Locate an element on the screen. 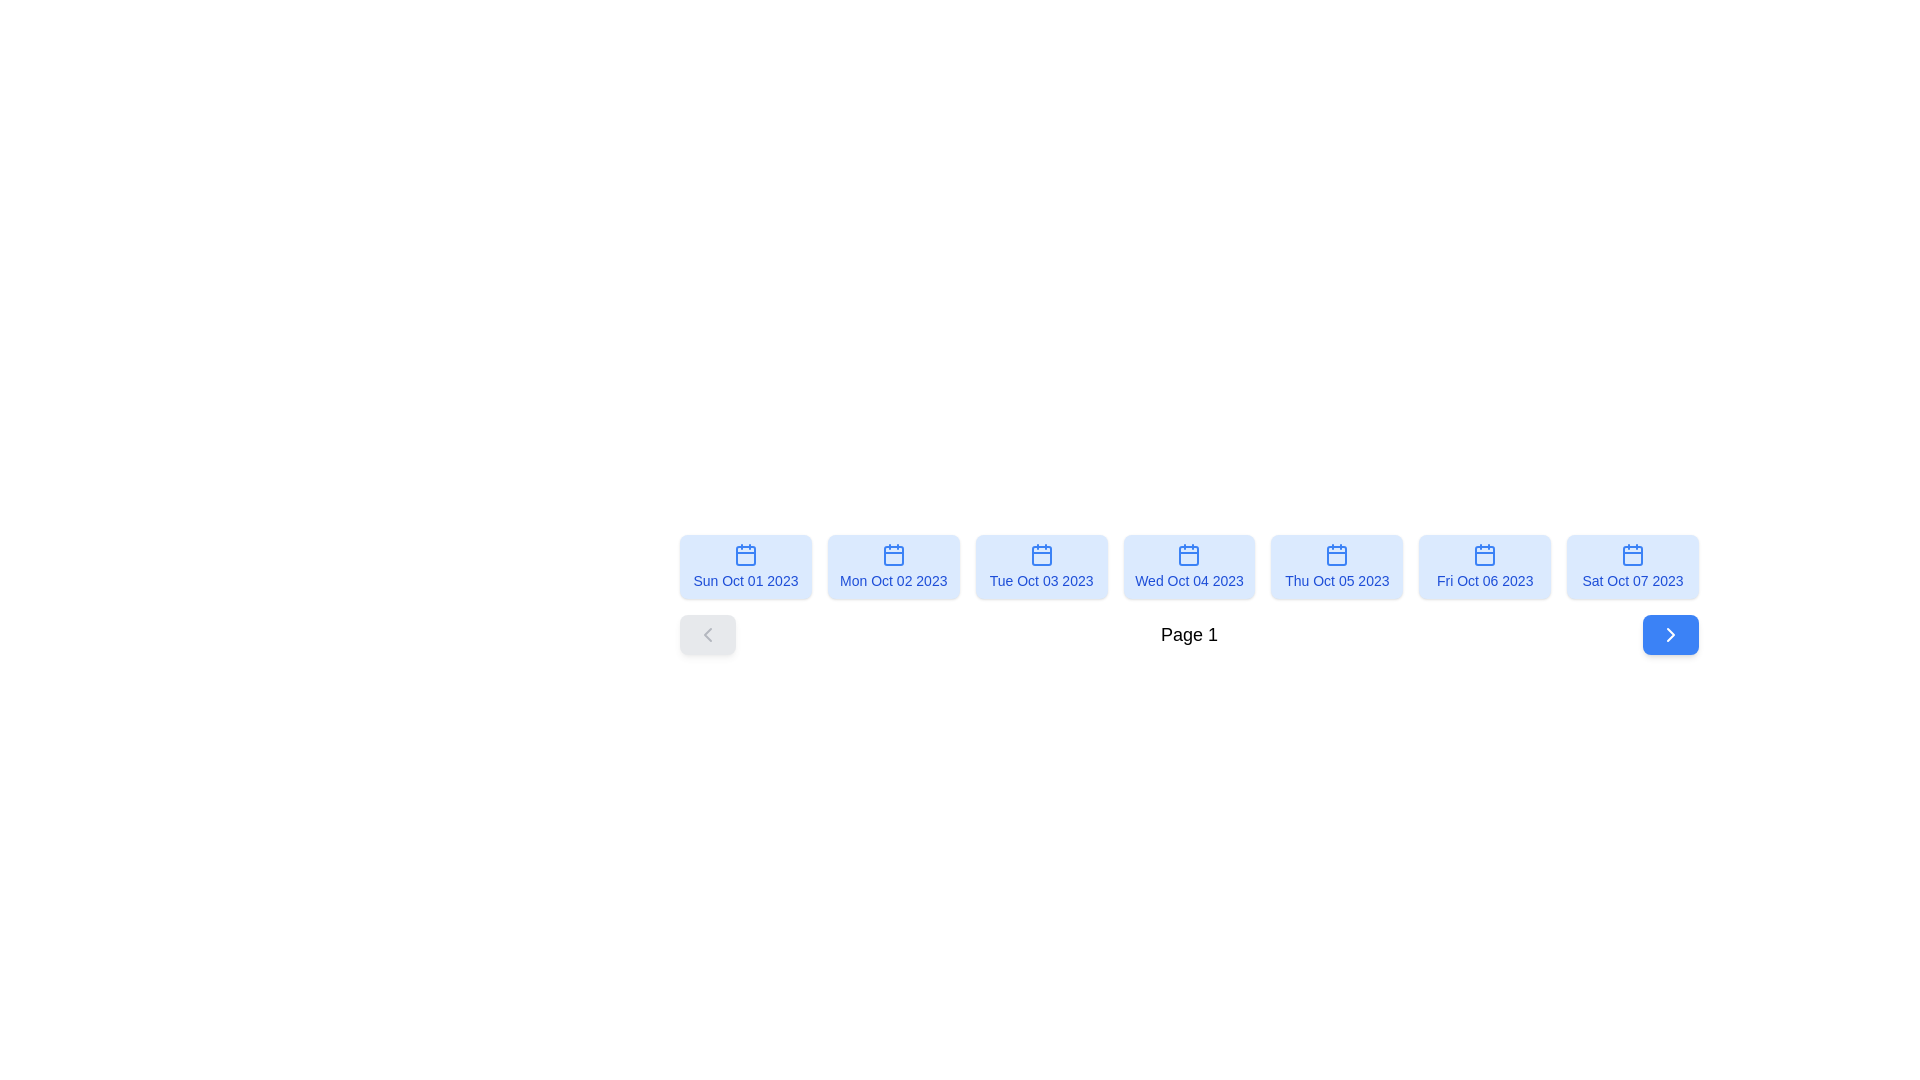 The height and width of the screenshot is (1080, 1920). the card representing the date 'Thu Oct 05 2023' in the calendar view, which has a light blue background and a calendar icon above the text label is located at coordinates (1337, 567).